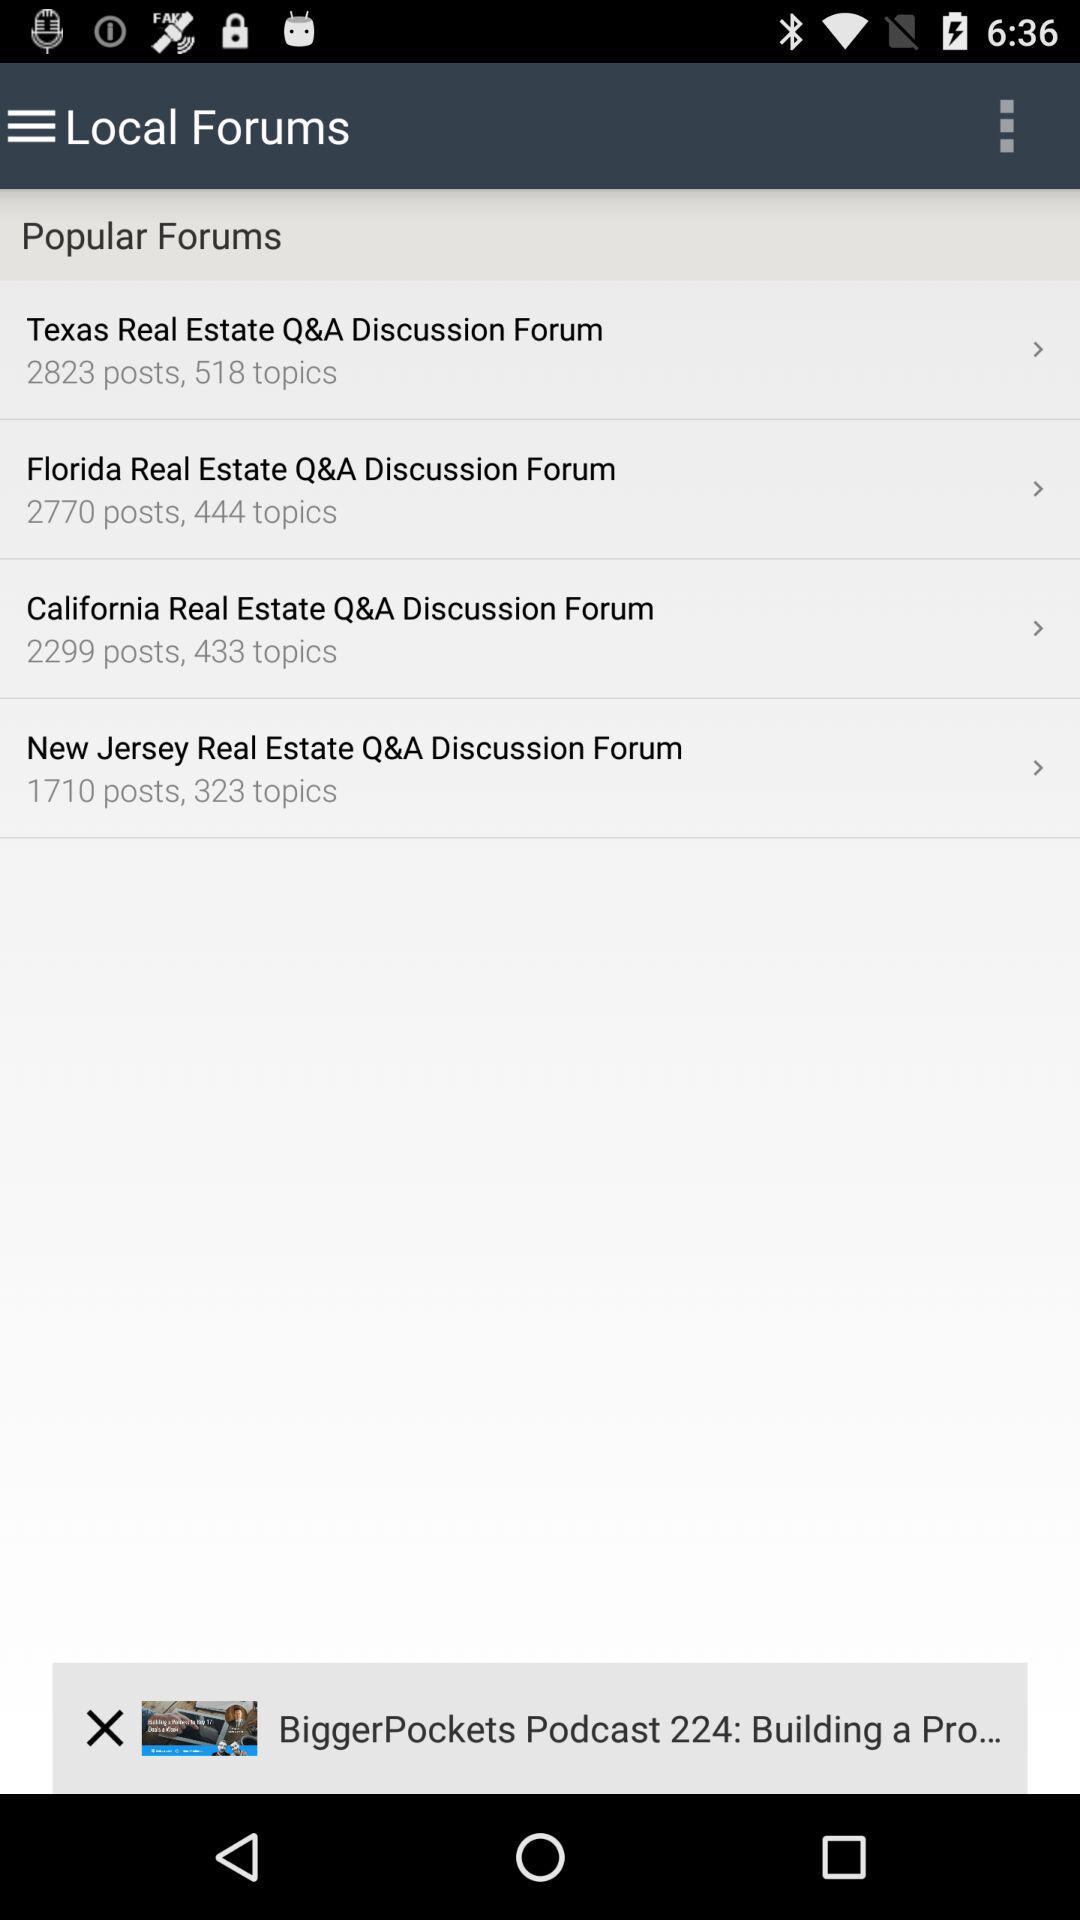 The image size is (1080, 1920). What do you see at coordinates (523, 745) in the screenshot?
I see `new jersey real icon` at bounding box center [523, 745].